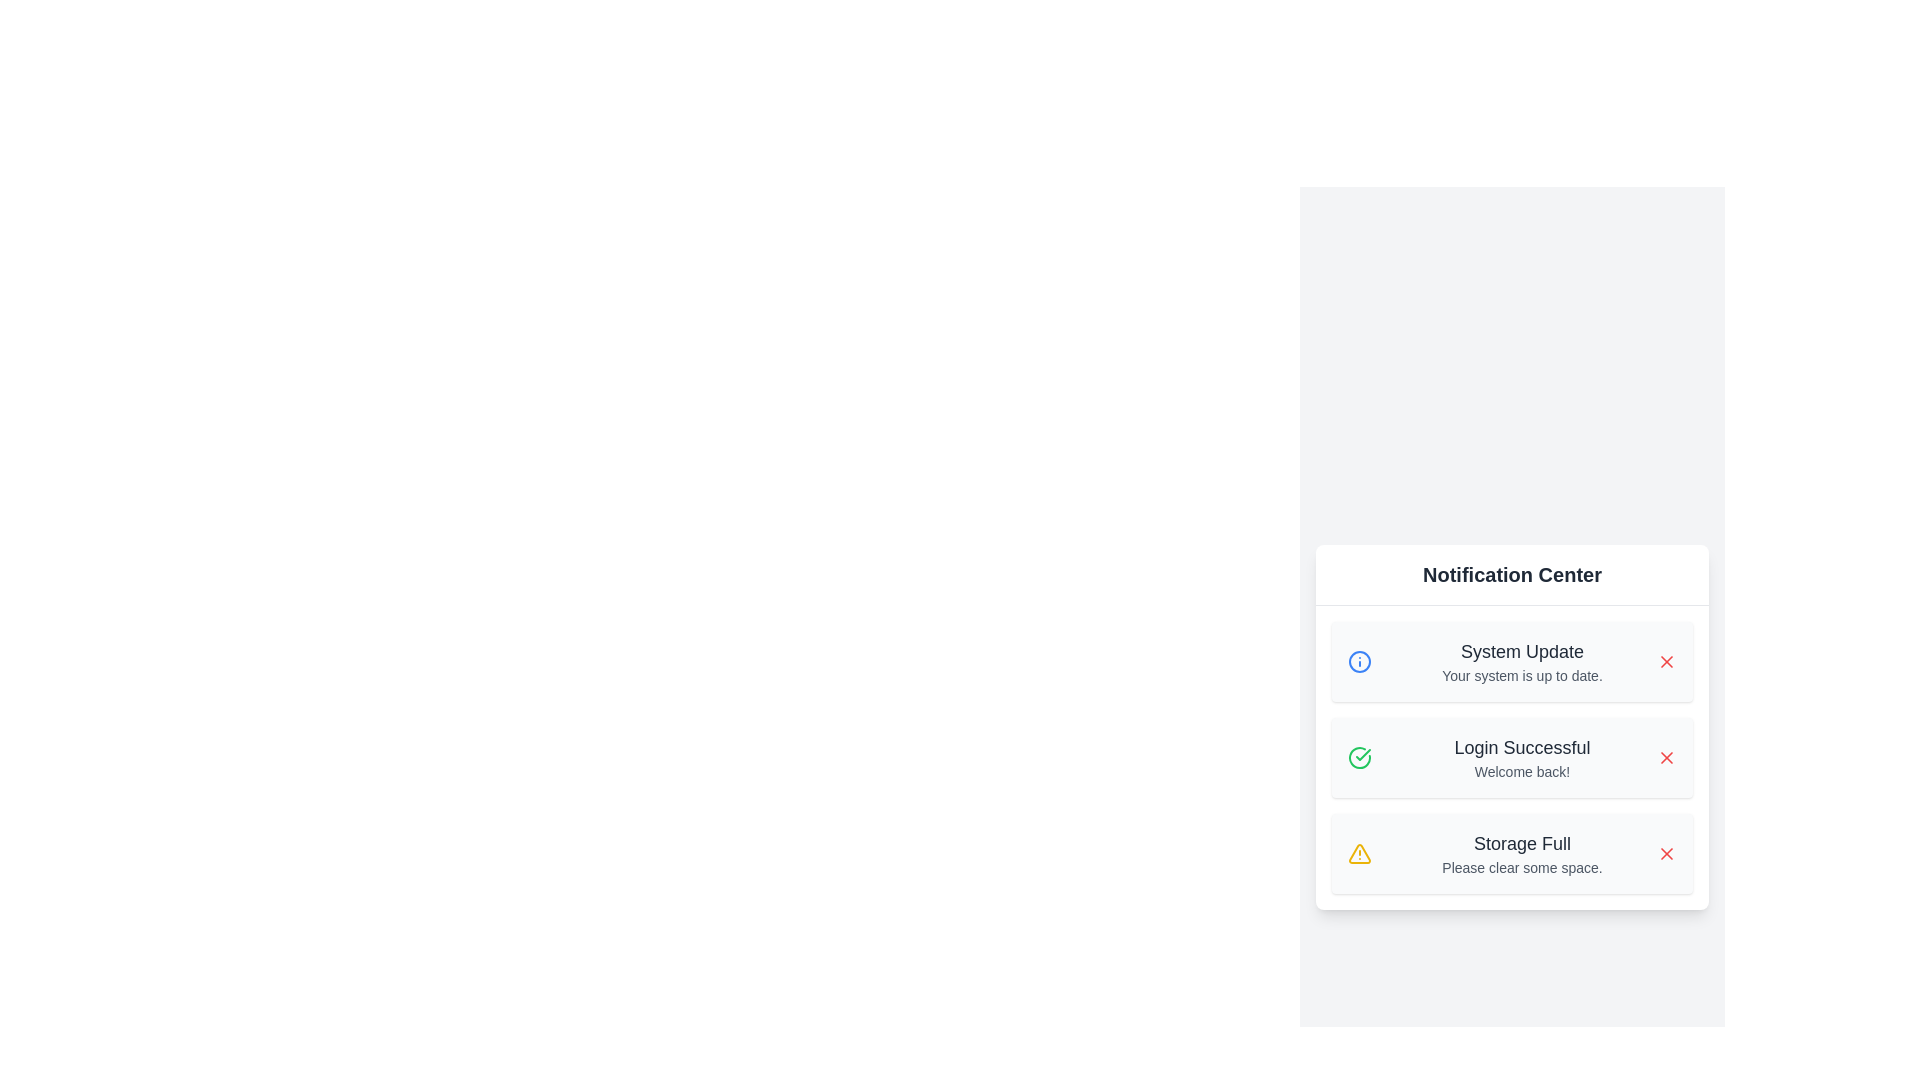  What do you see at coordinates (1367, 853) in the screenshot?
I see `the warning icon indicating a 'Storage Full' notification located to the left of the text 'Storage Full' in the third notification entry of the notification center` at bounding box center [1367, 853].